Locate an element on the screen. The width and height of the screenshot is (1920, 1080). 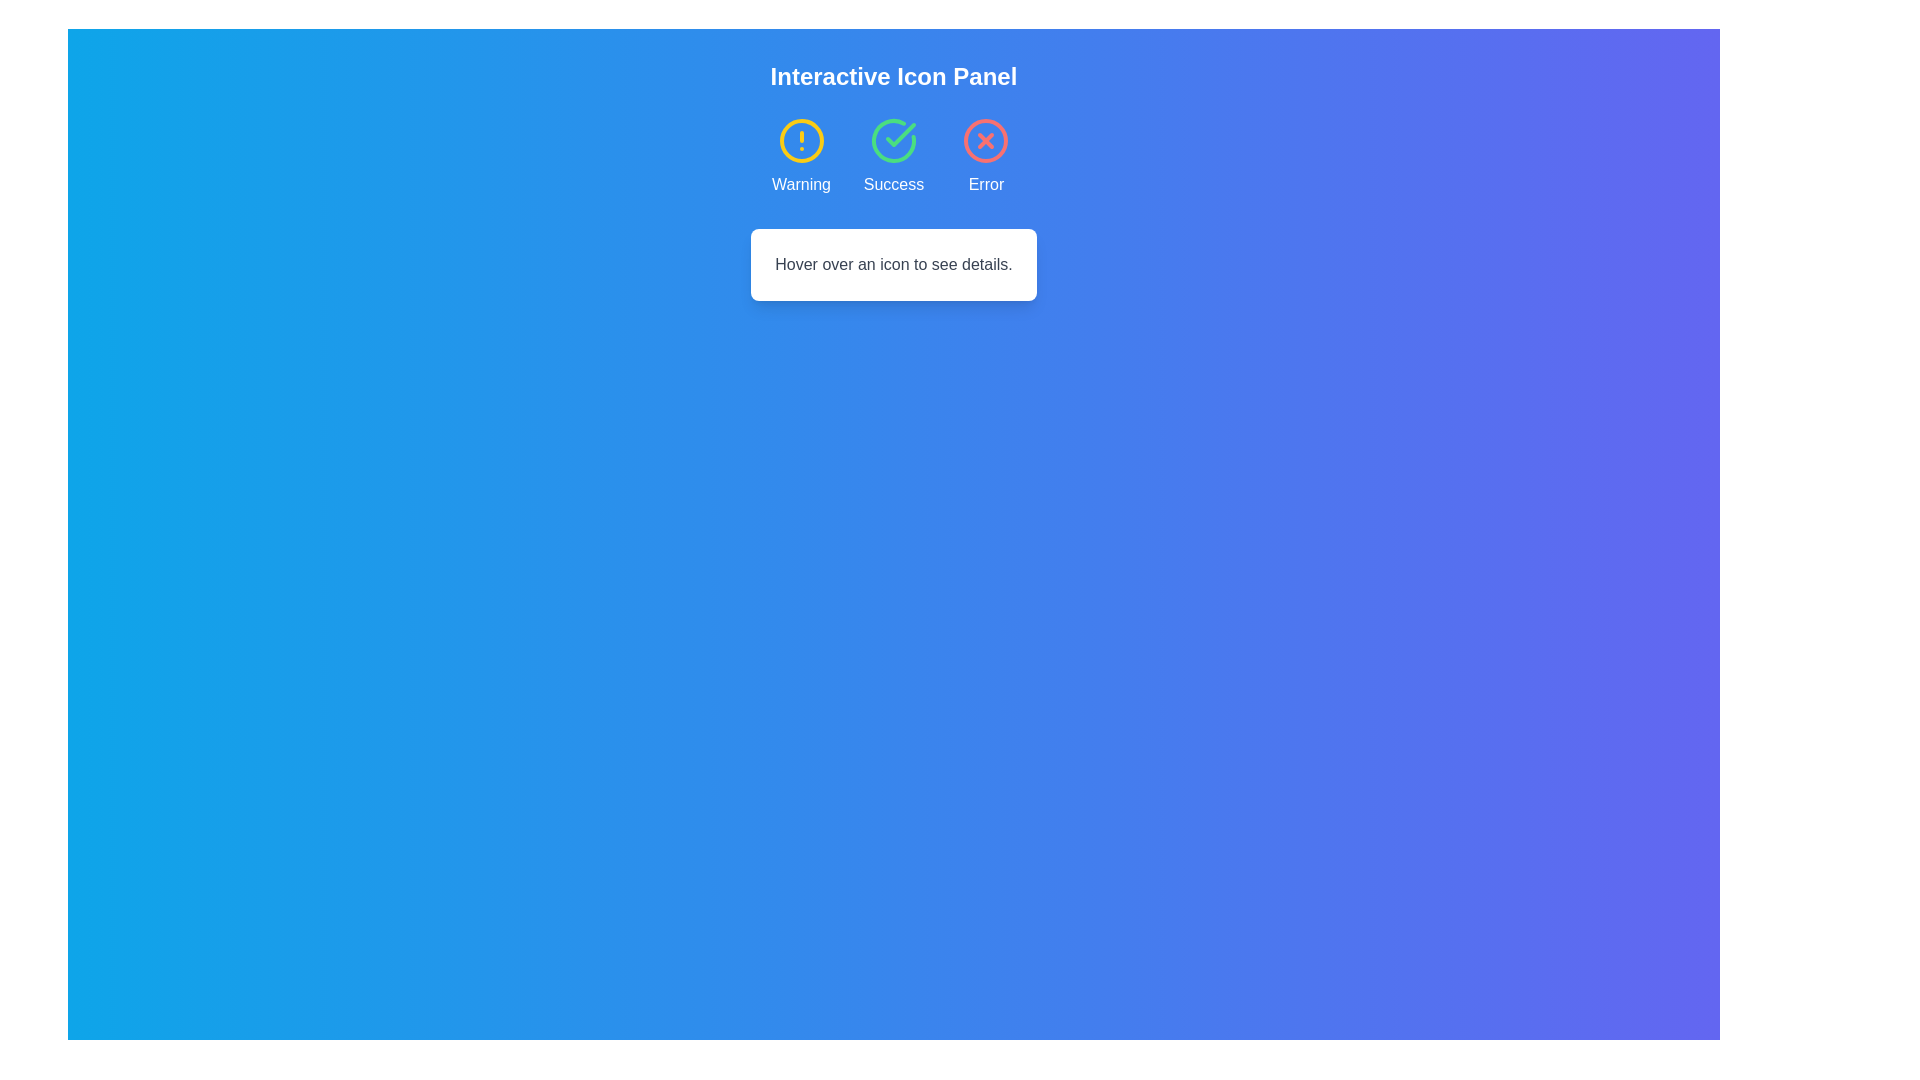
the Text Label that provides a textual representation for the associated warning icon, located below a yellow circle with an exclamation mark is located at coordinates (801, 185).